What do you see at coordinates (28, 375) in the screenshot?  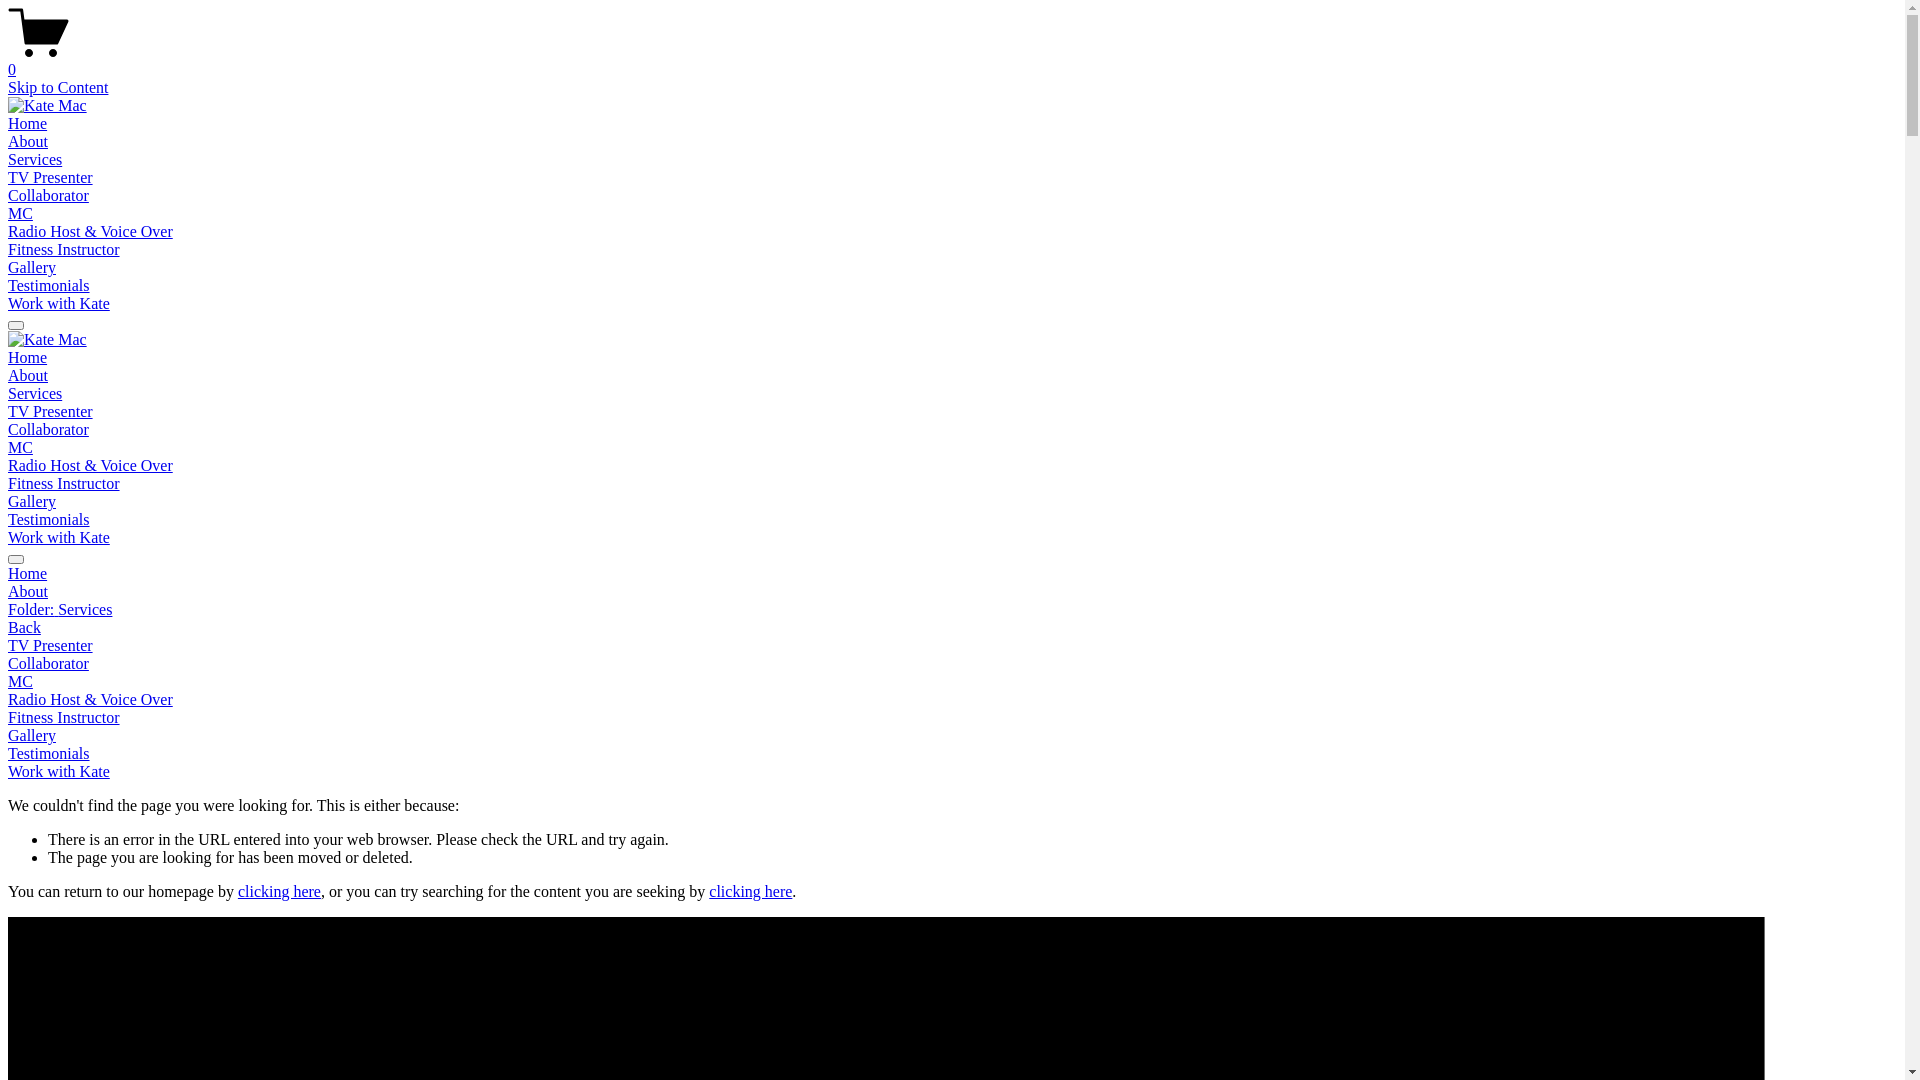 I see `'About'` at bounding box center [28, 375].